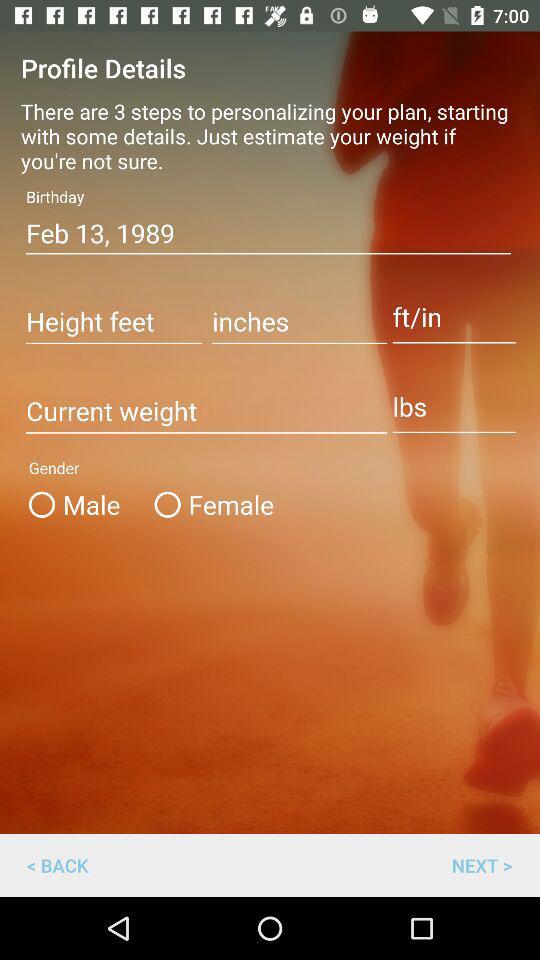 The image size is (540, 960). Describe the element at coordinates (268, 233) in the screenshot. I see `the feb 13, 1989` at that location.